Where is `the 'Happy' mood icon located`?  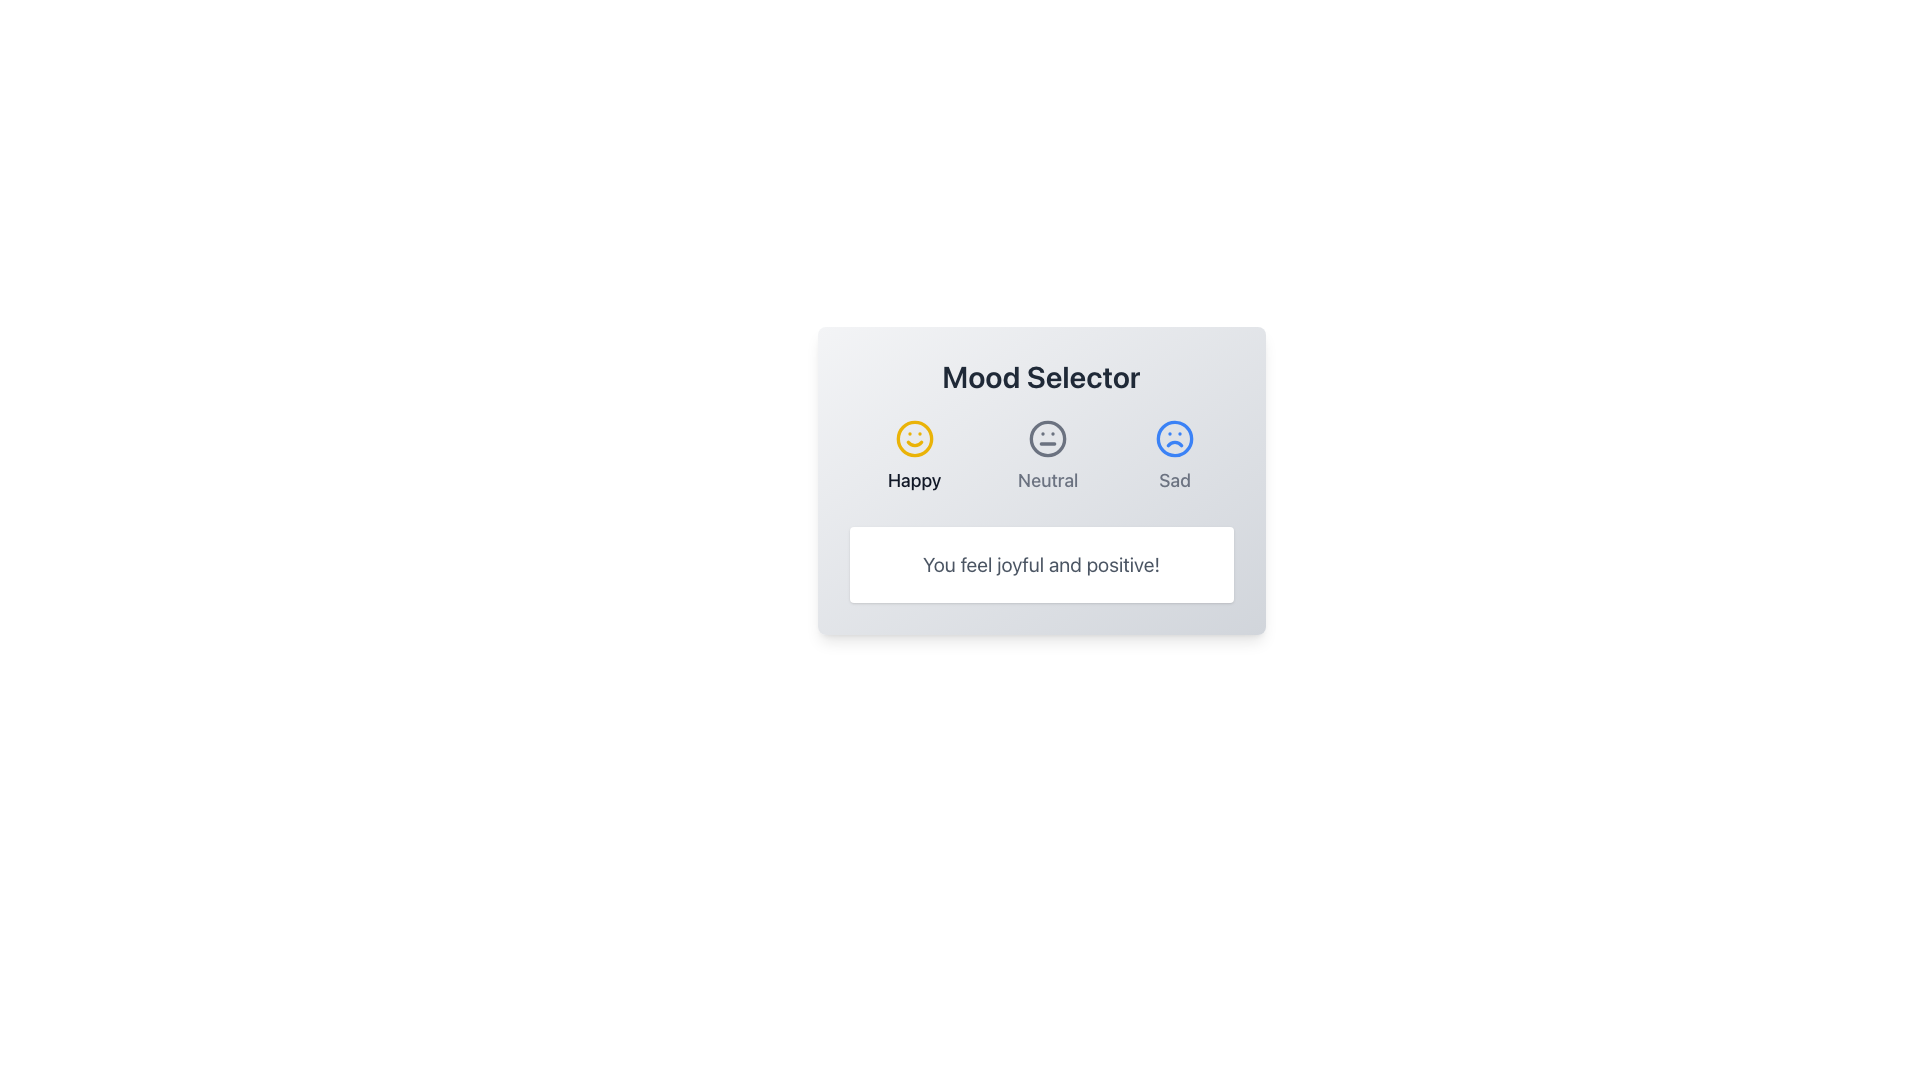
the 'Happy' mood icon located is located at coordinates (913, 438).